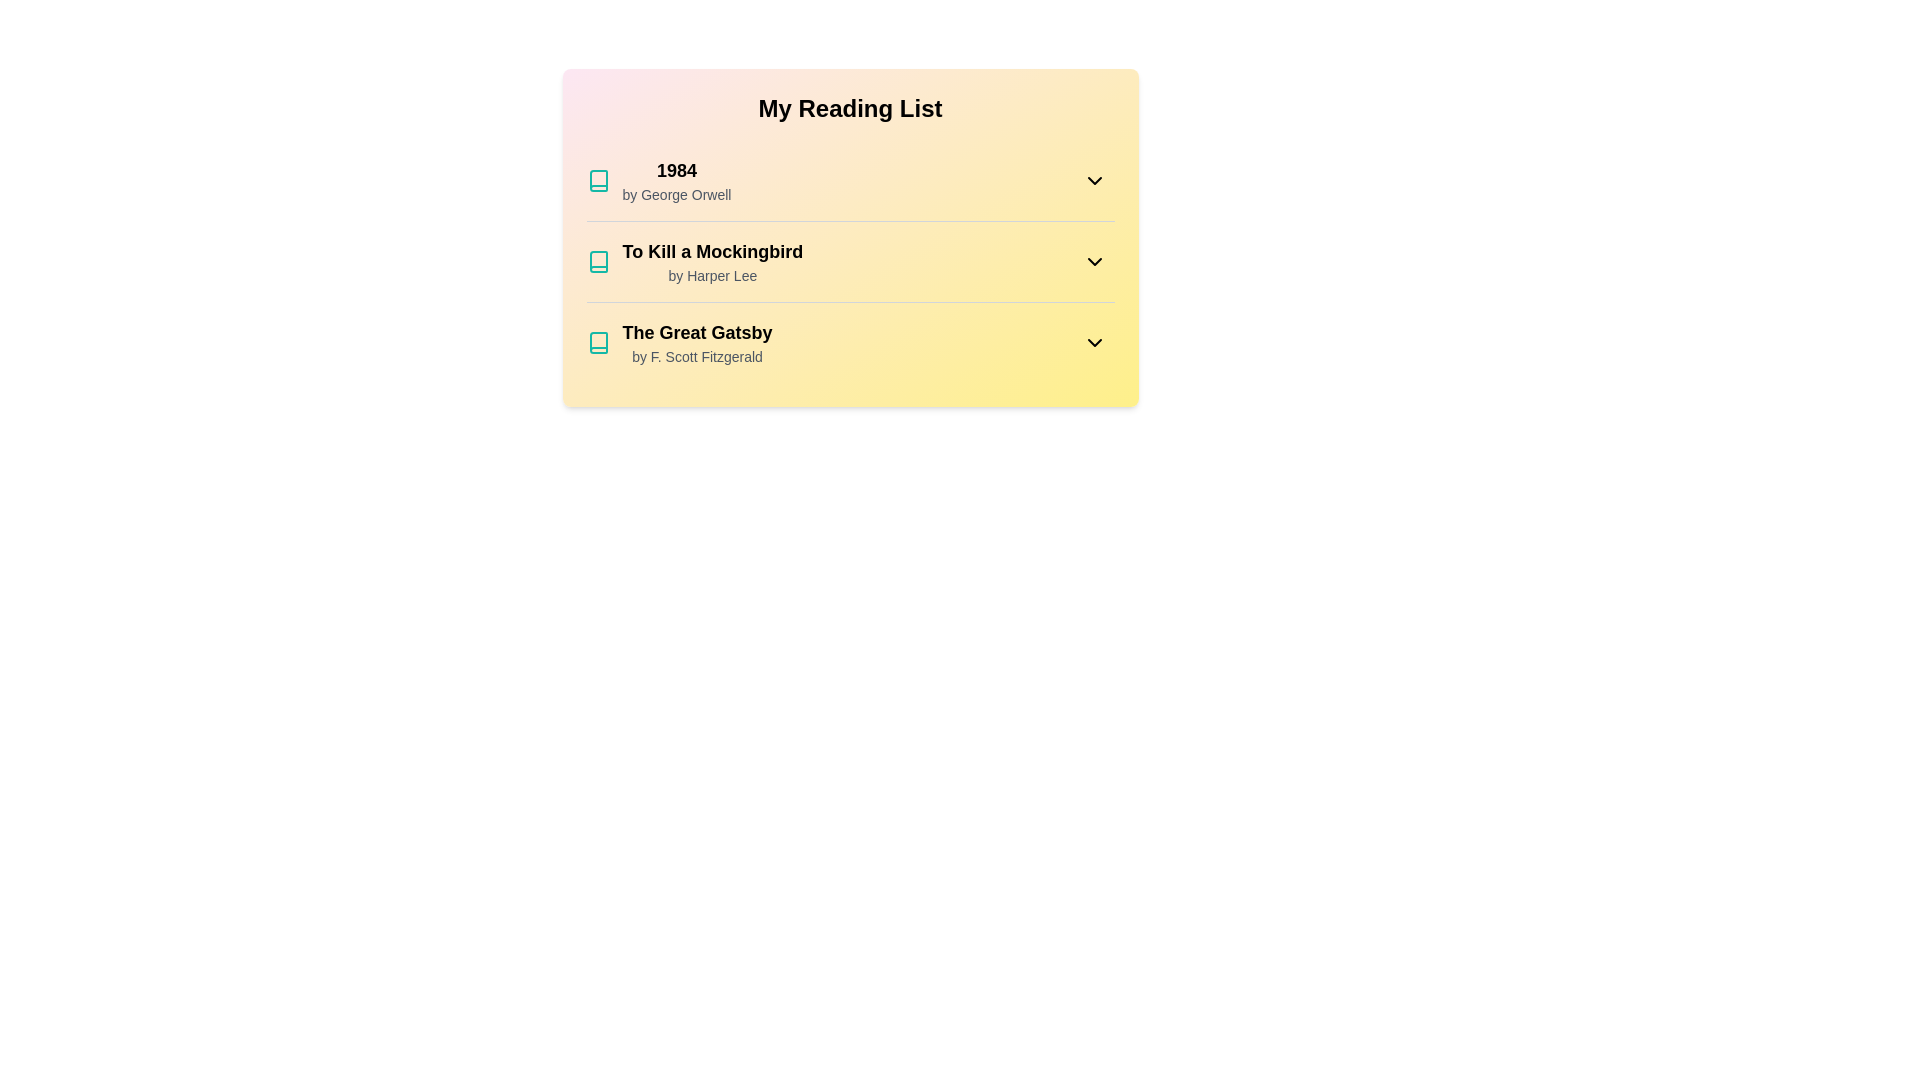 Image resolution: width=1920 pixels, height=1080 pixels. I want to click on the book icon for The Great Gatsby, so click(597, 342).